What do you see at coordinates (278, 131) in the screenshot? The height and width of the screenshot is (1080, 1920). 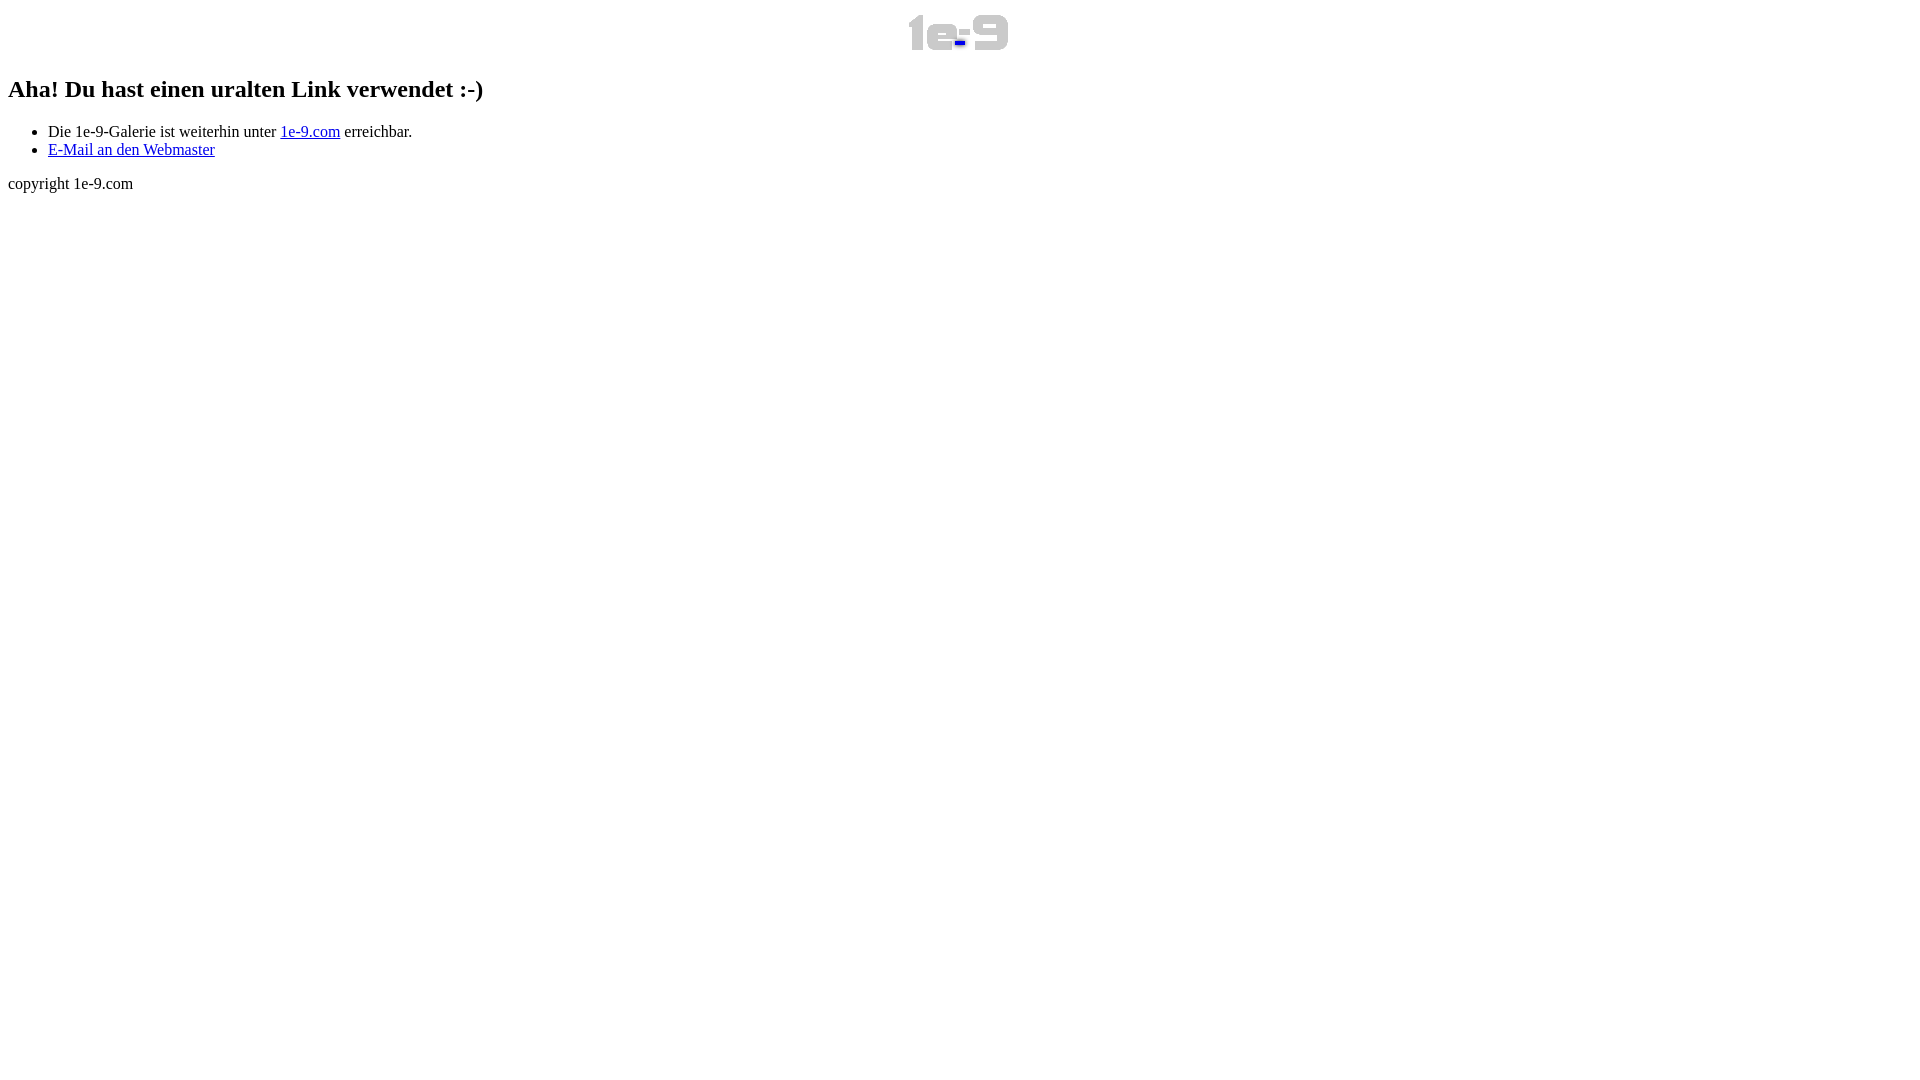 I see `'1e-9.com'` at bounding box center [278, 131].